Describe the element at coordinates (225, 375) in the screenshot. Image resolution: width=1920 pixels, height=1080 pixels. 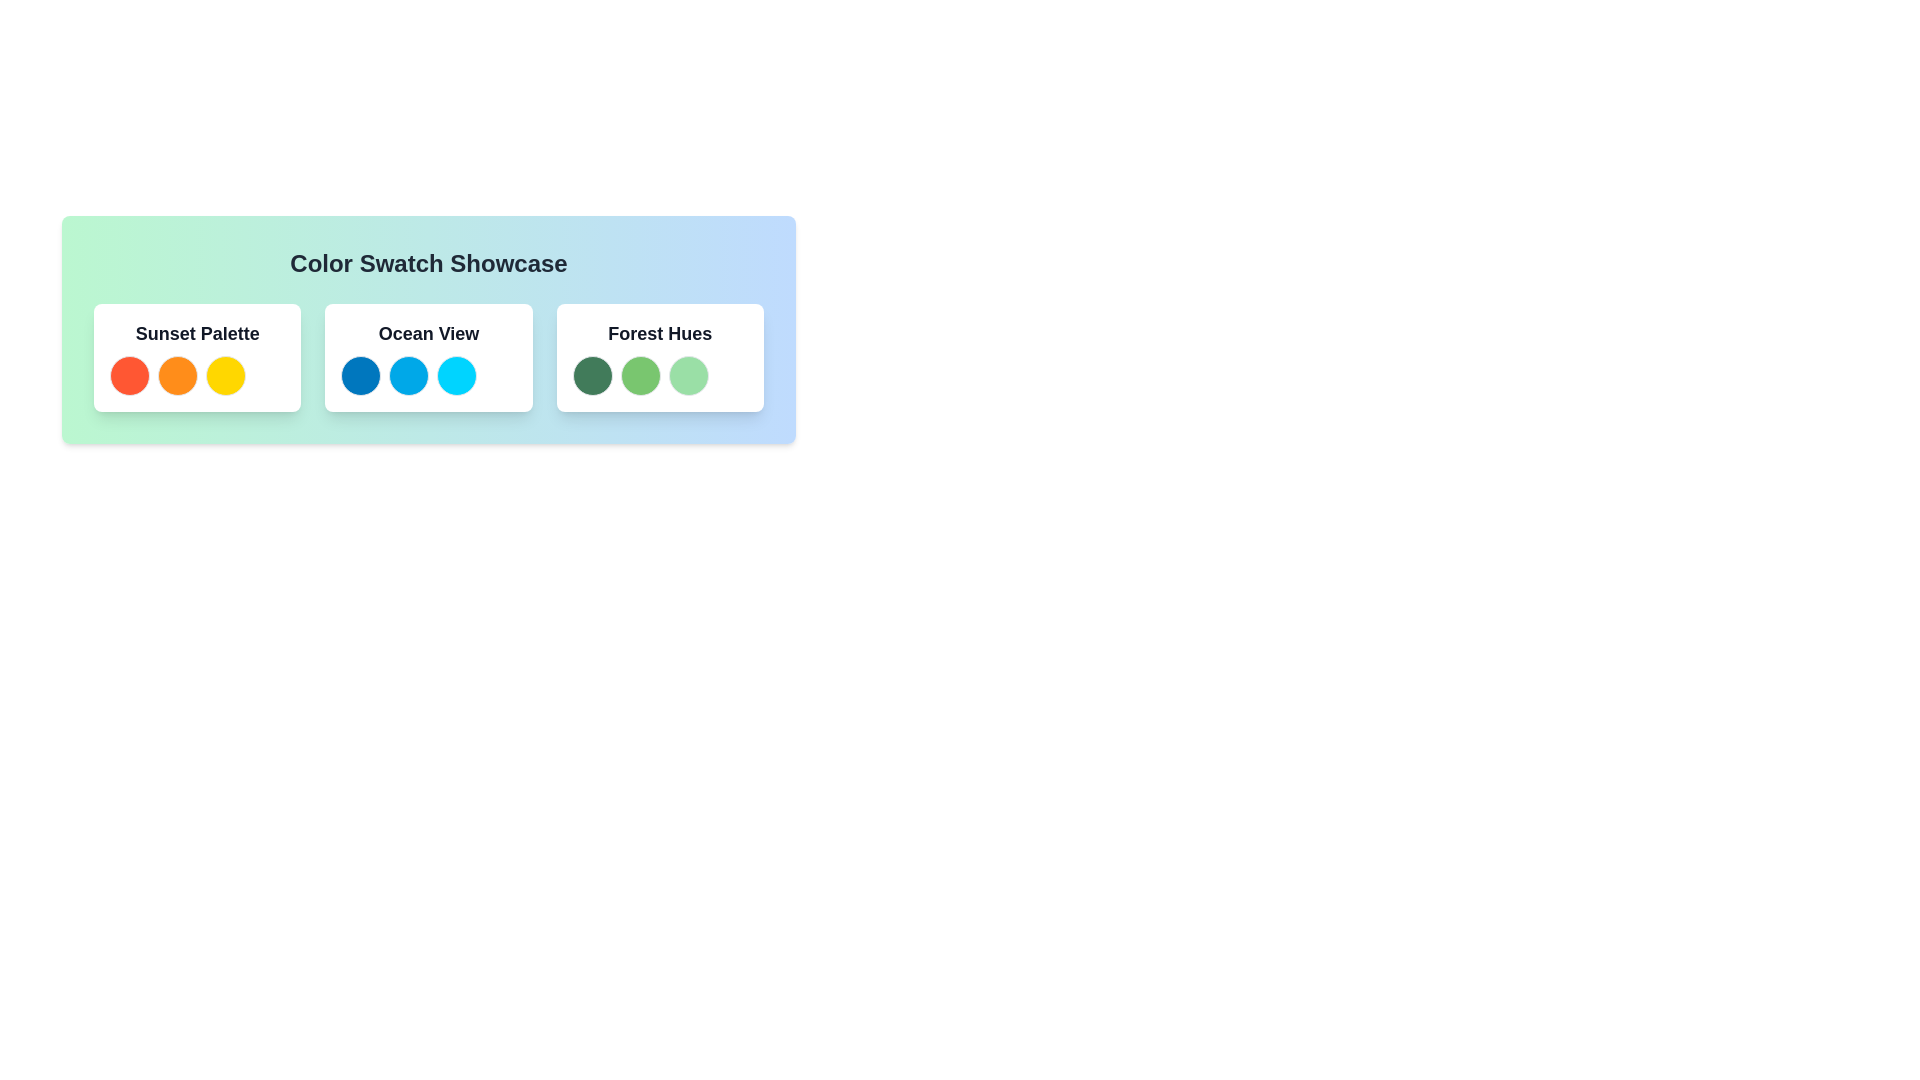
I see `the third color swatch in the 'Sunset Palette' section, which is a circular shape with a yellow background color and a thin border` at that location.